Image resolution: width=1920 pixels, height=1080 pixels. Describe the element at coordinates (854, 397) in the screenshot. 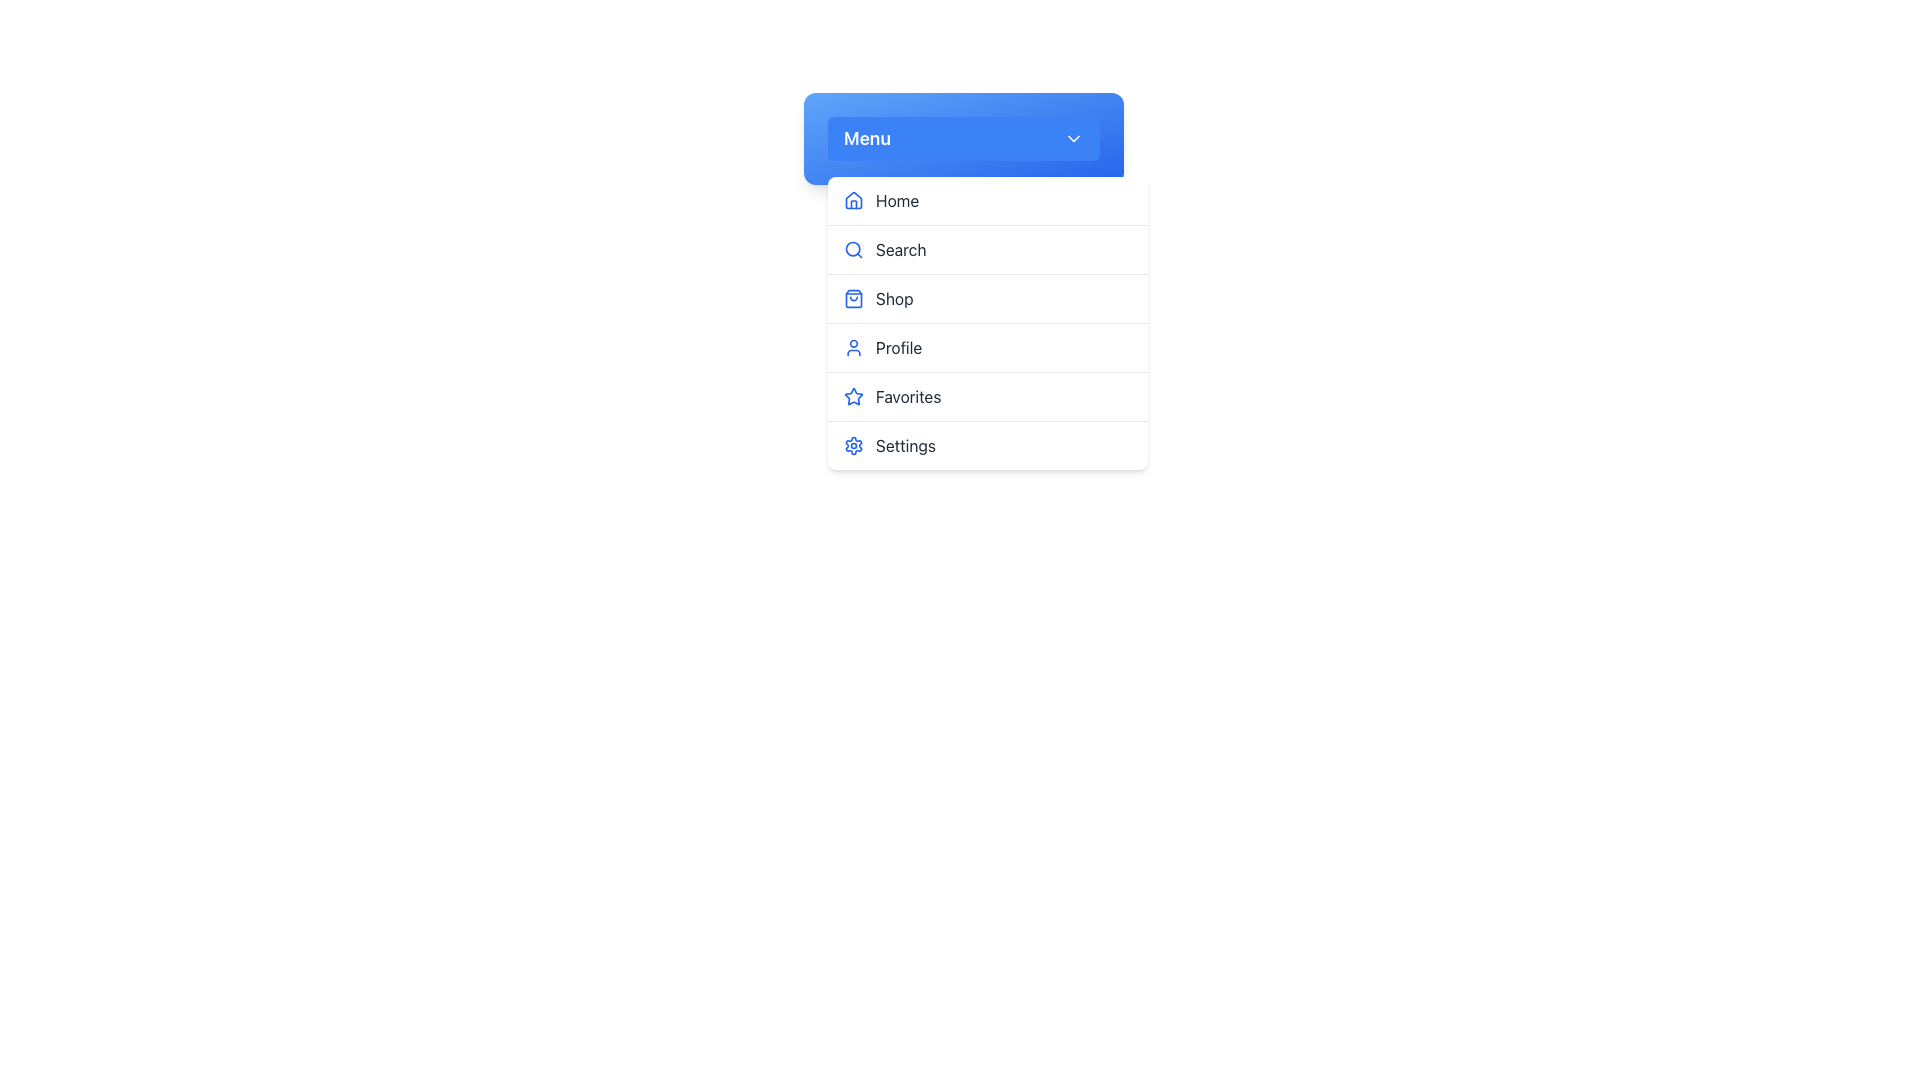

I see `the Favorites menu icon located to the left of the 'Favorites' text` at that location.